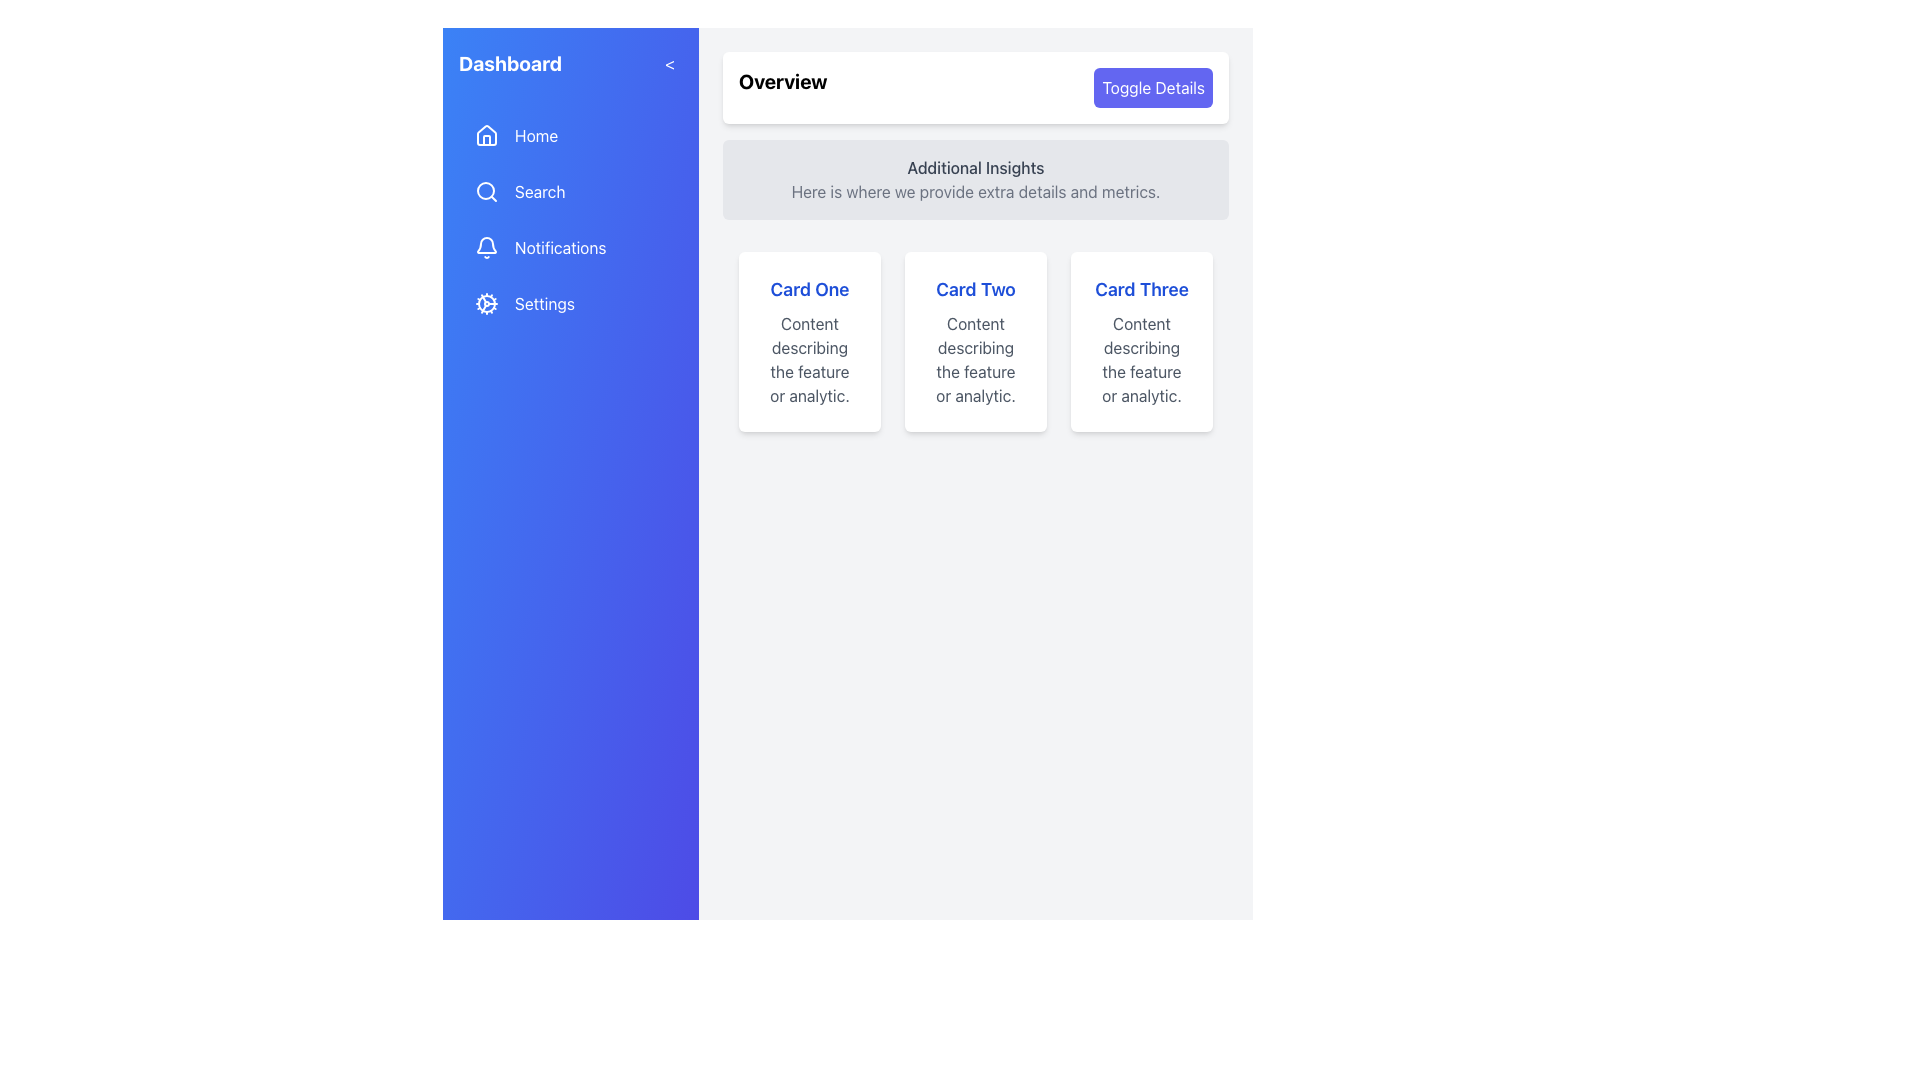 Image resolution: width=1920 pixels, height=1080 pixels. I want to click on text of the 'Home' label located in the navigation sidebar, positioned next to the house-shaped icon, so click(536, 135).